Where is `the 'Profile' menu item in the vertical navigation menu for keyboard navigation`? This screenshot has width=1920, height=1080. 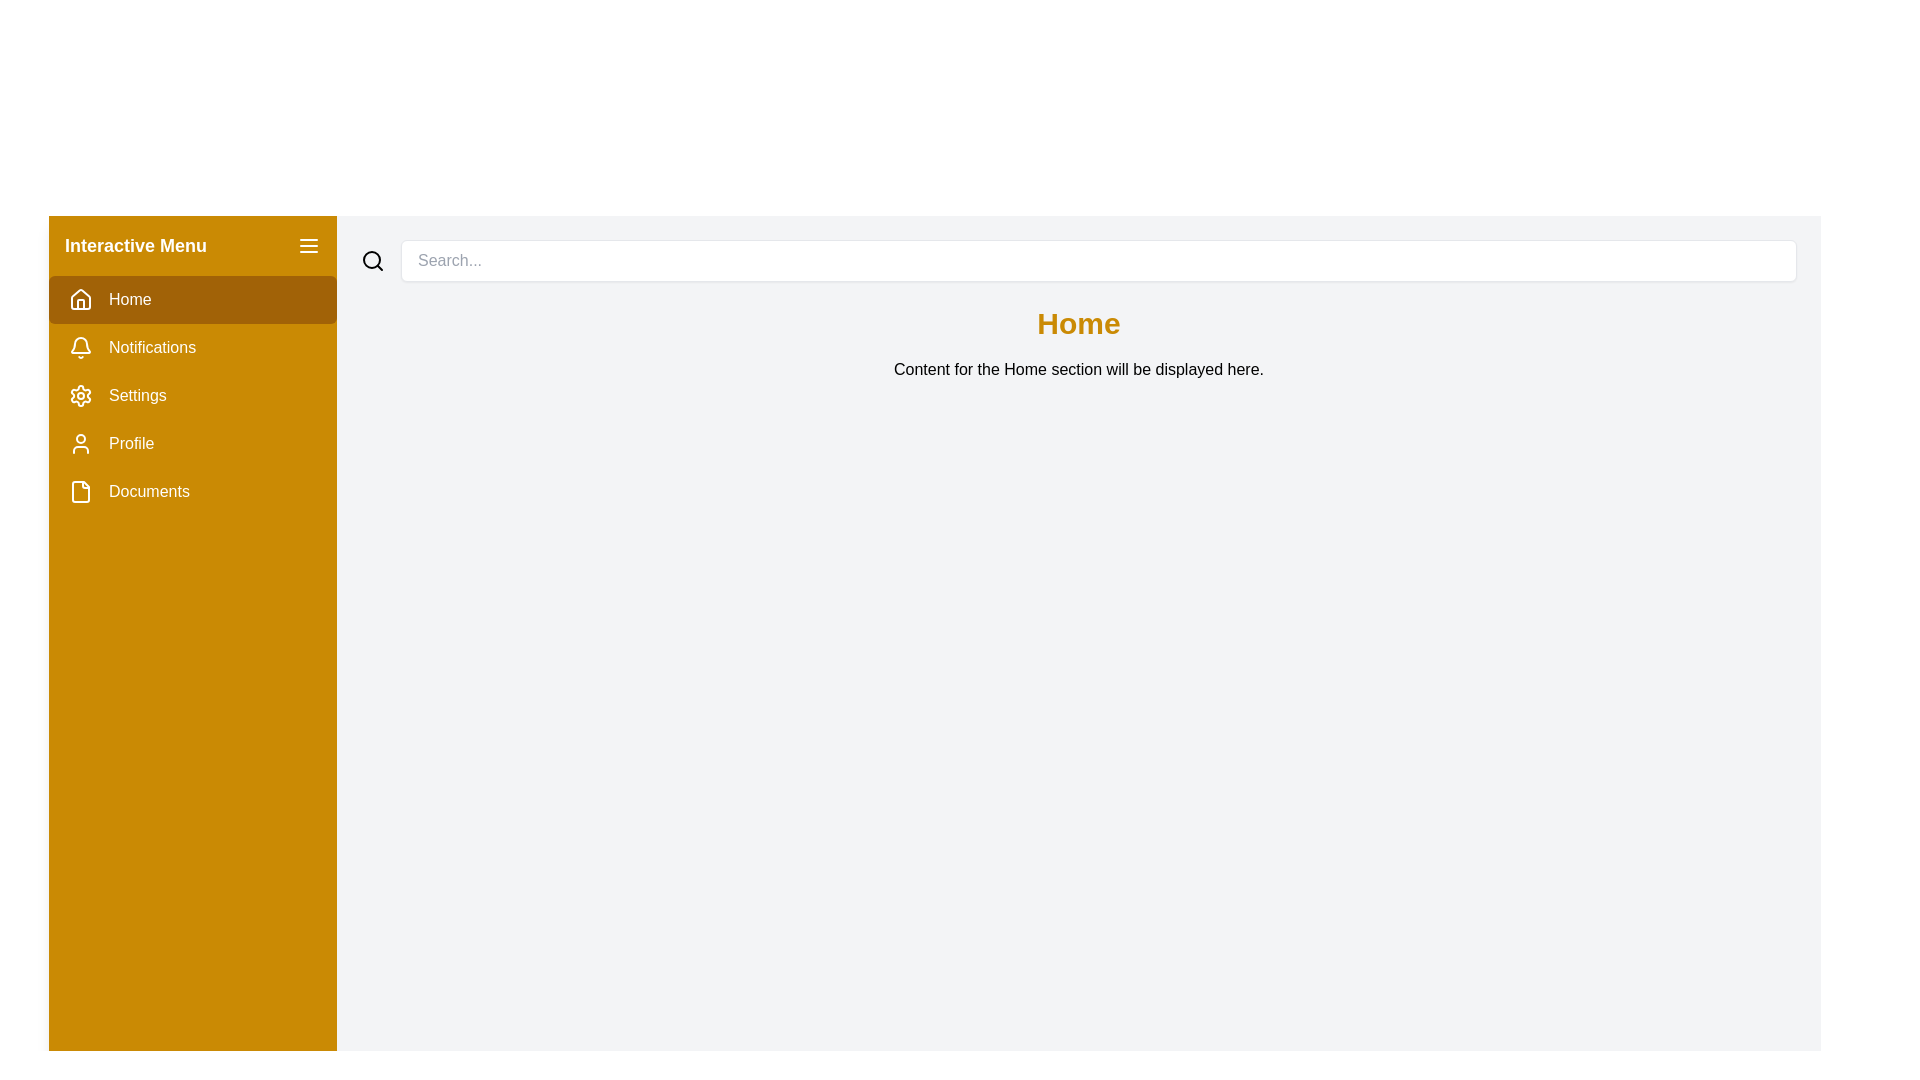
the 'Profile' menu item in the vertical navigation menu for keyboard navigation is located at coordinates (192, 442).